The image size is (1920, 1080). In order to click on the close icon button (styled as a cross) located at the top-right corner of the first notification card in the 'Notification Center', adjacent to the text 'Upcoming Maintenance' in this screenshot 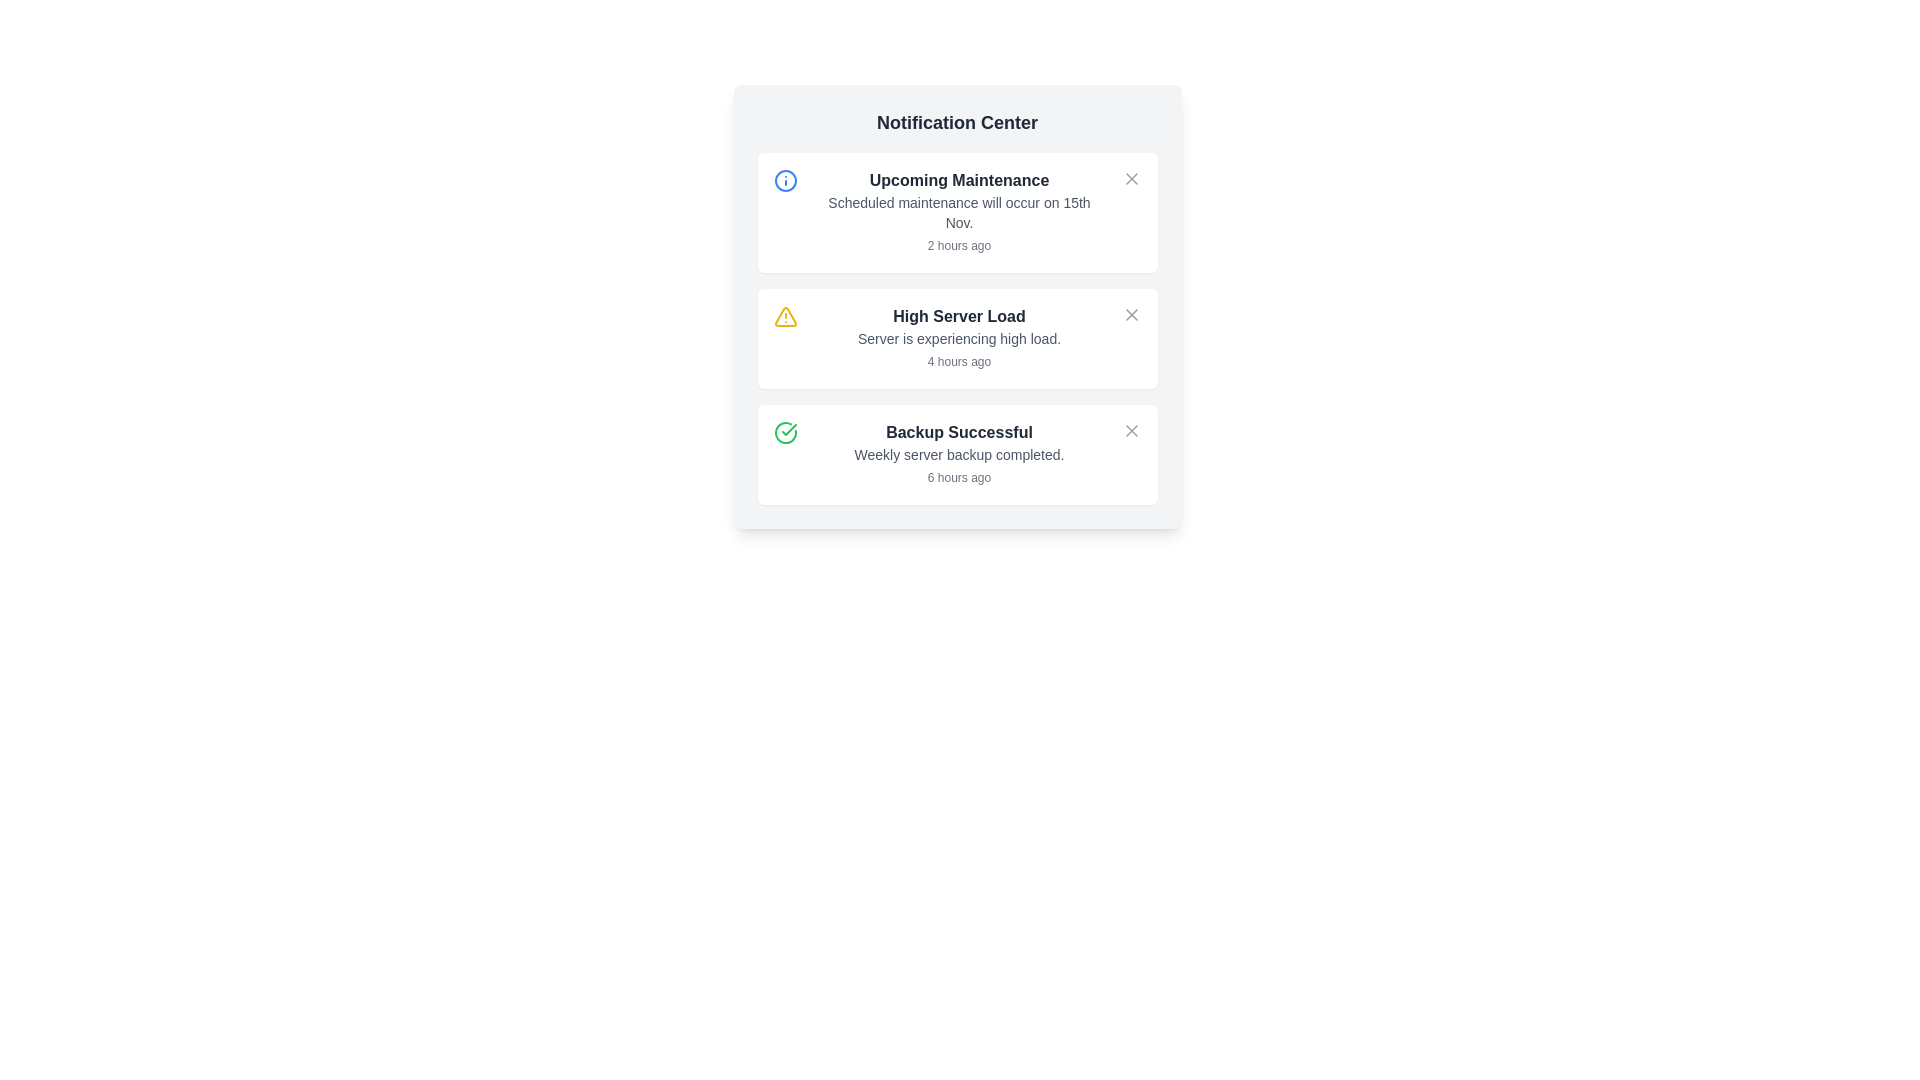, I will do `click(1131, 177)`.